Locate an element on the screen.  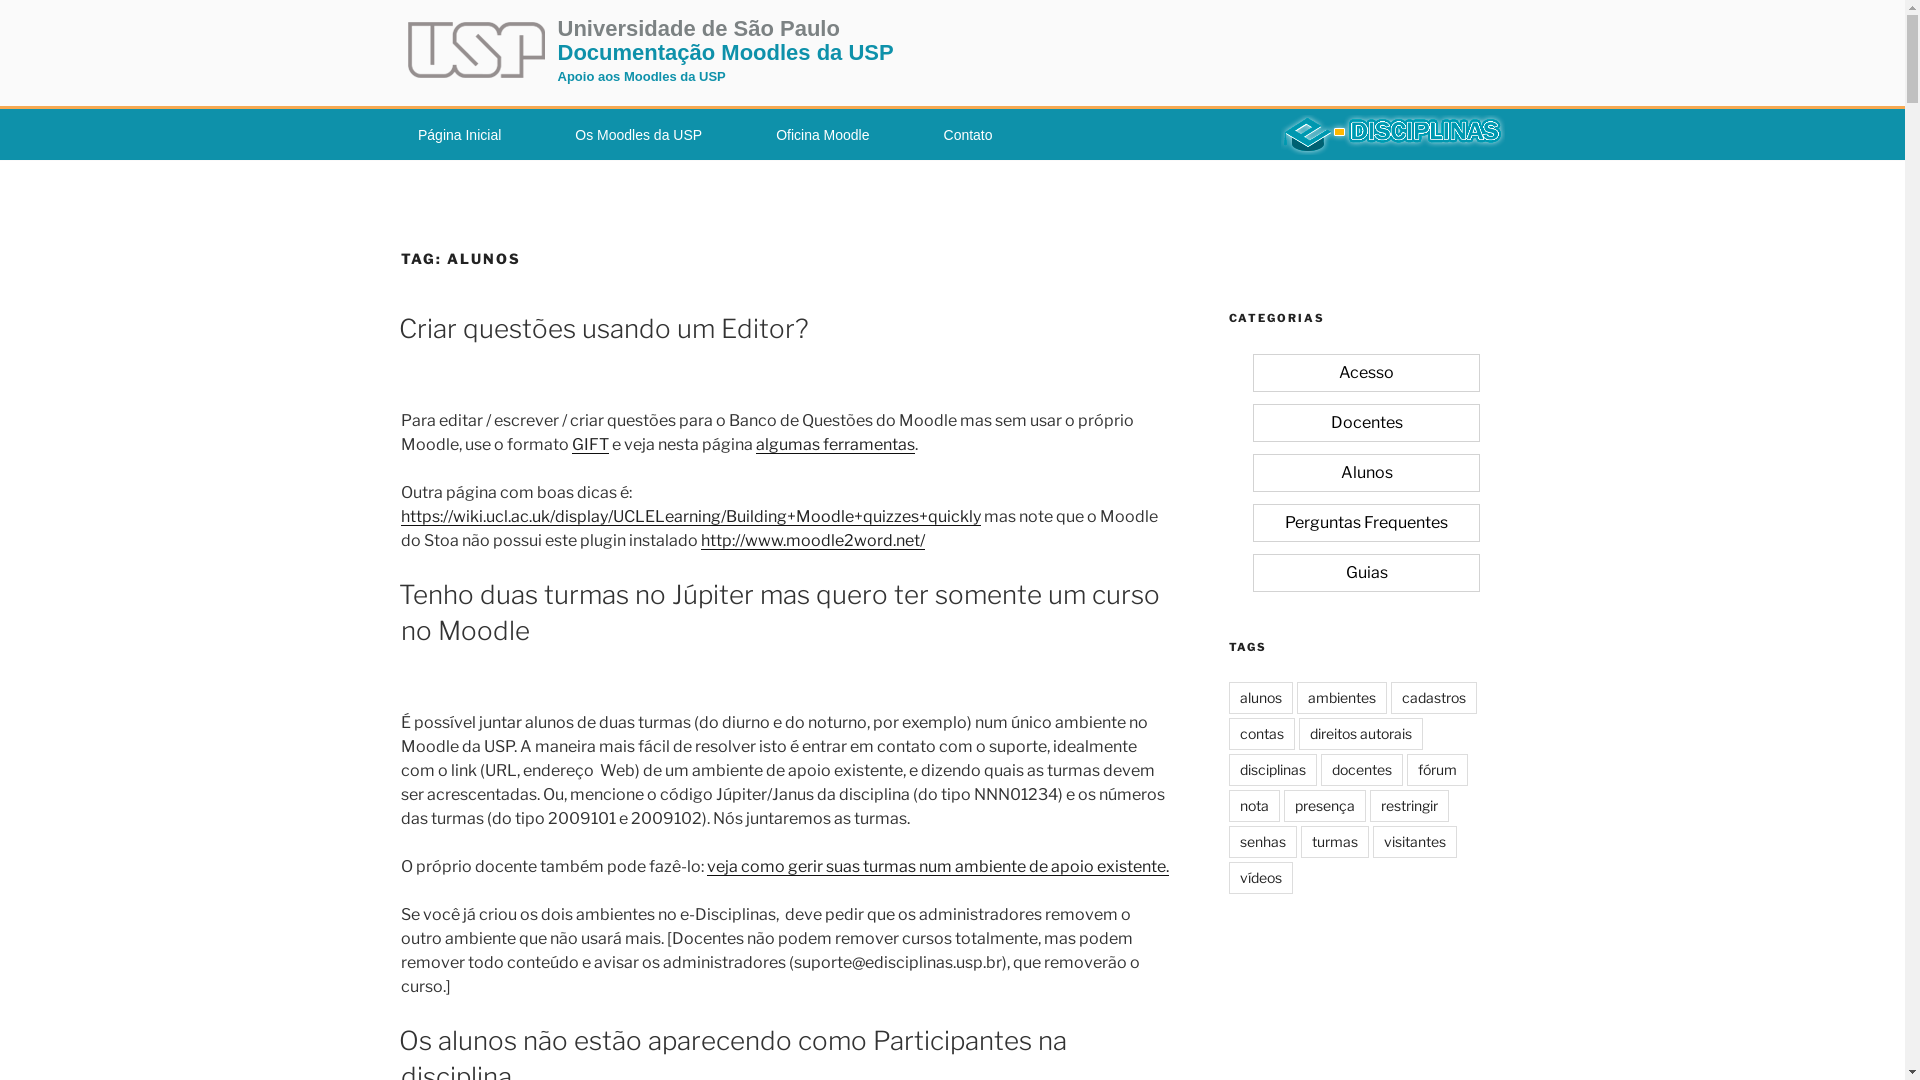
'restringir' is located at coordinates (1368, 805).